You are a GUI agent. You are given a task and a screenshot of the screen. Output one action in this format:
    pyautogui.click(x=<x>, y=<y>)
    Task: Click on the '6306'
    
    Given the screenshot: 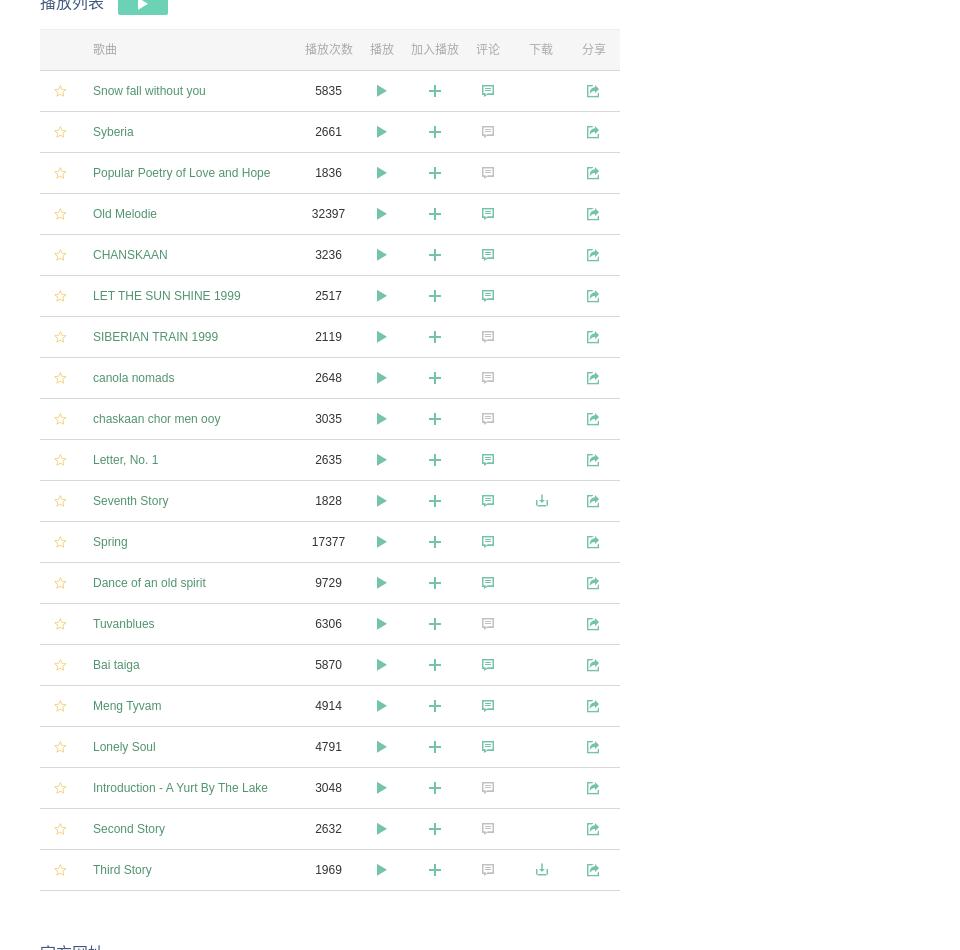 What is the action you would take?
    pyautogui.click(x=328, y=623)
    